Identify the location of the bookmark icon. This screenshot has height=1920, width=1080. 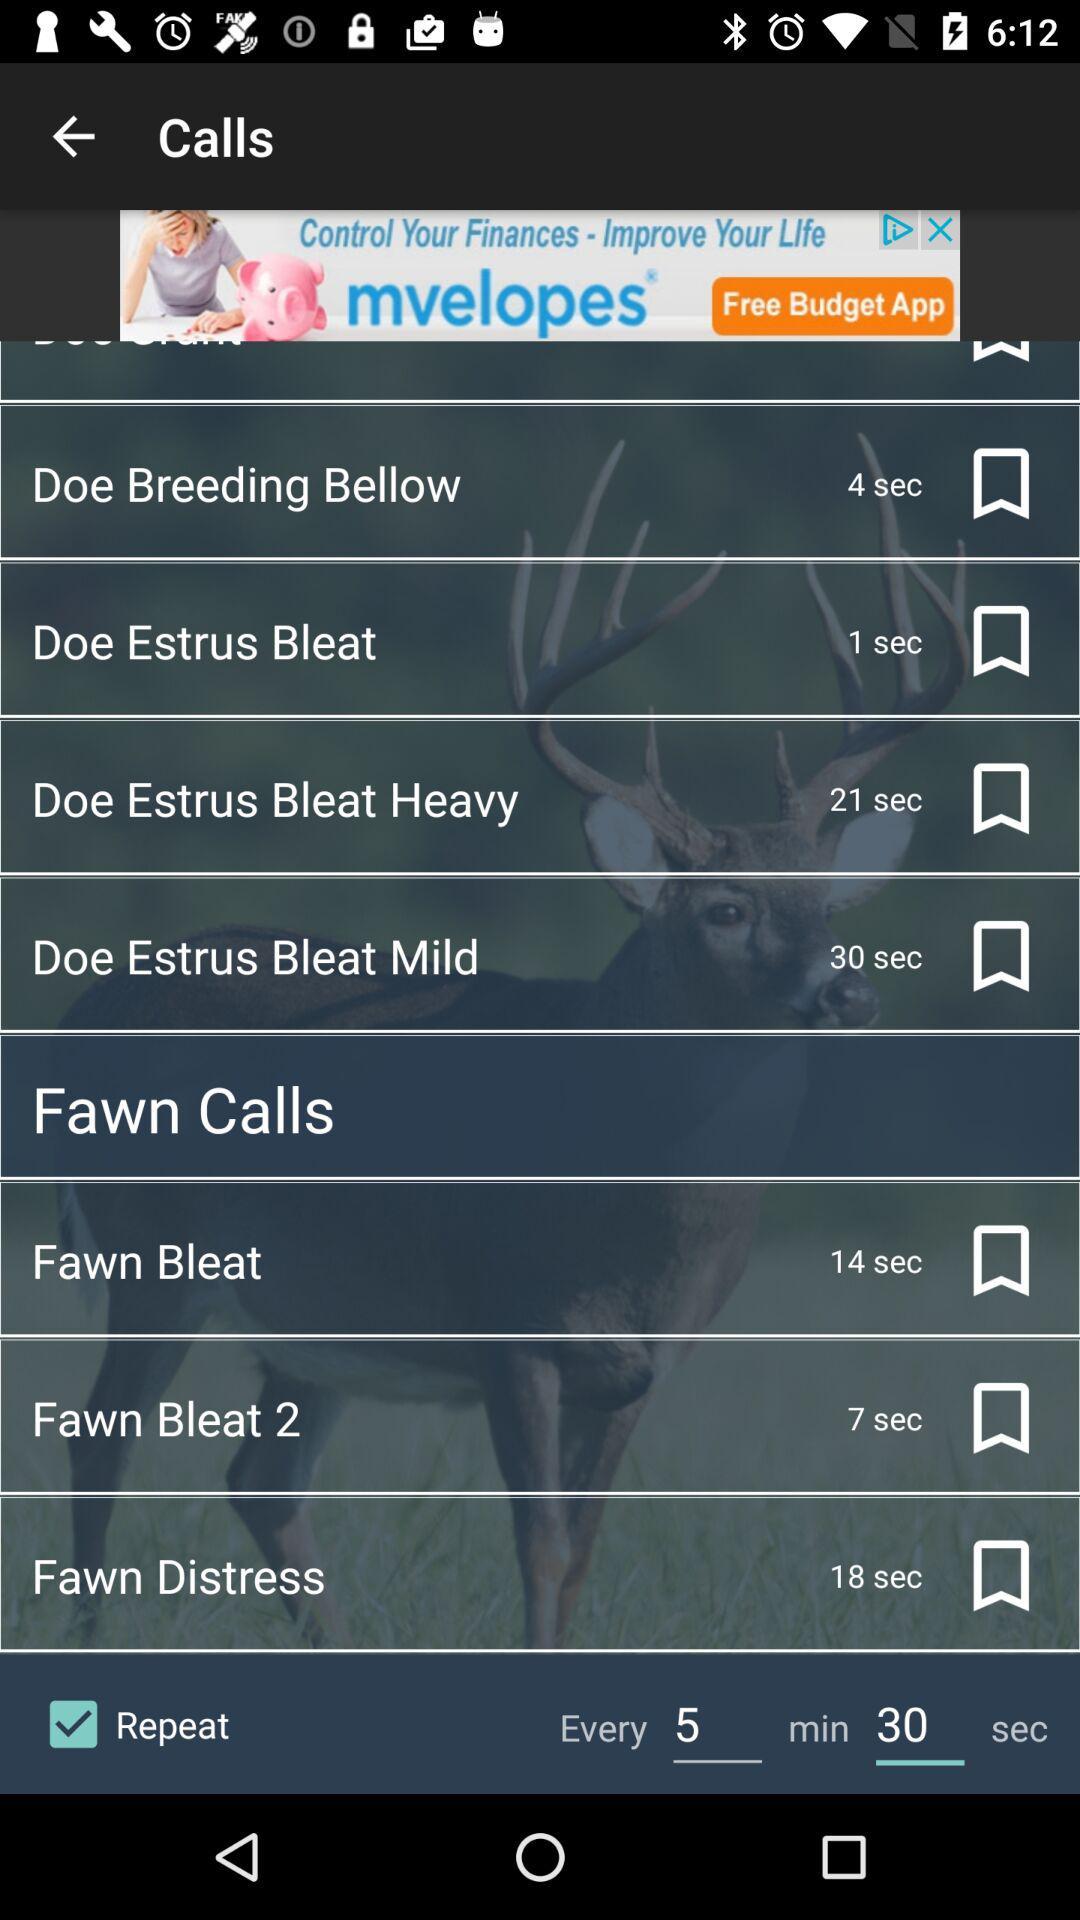
(984, 797).